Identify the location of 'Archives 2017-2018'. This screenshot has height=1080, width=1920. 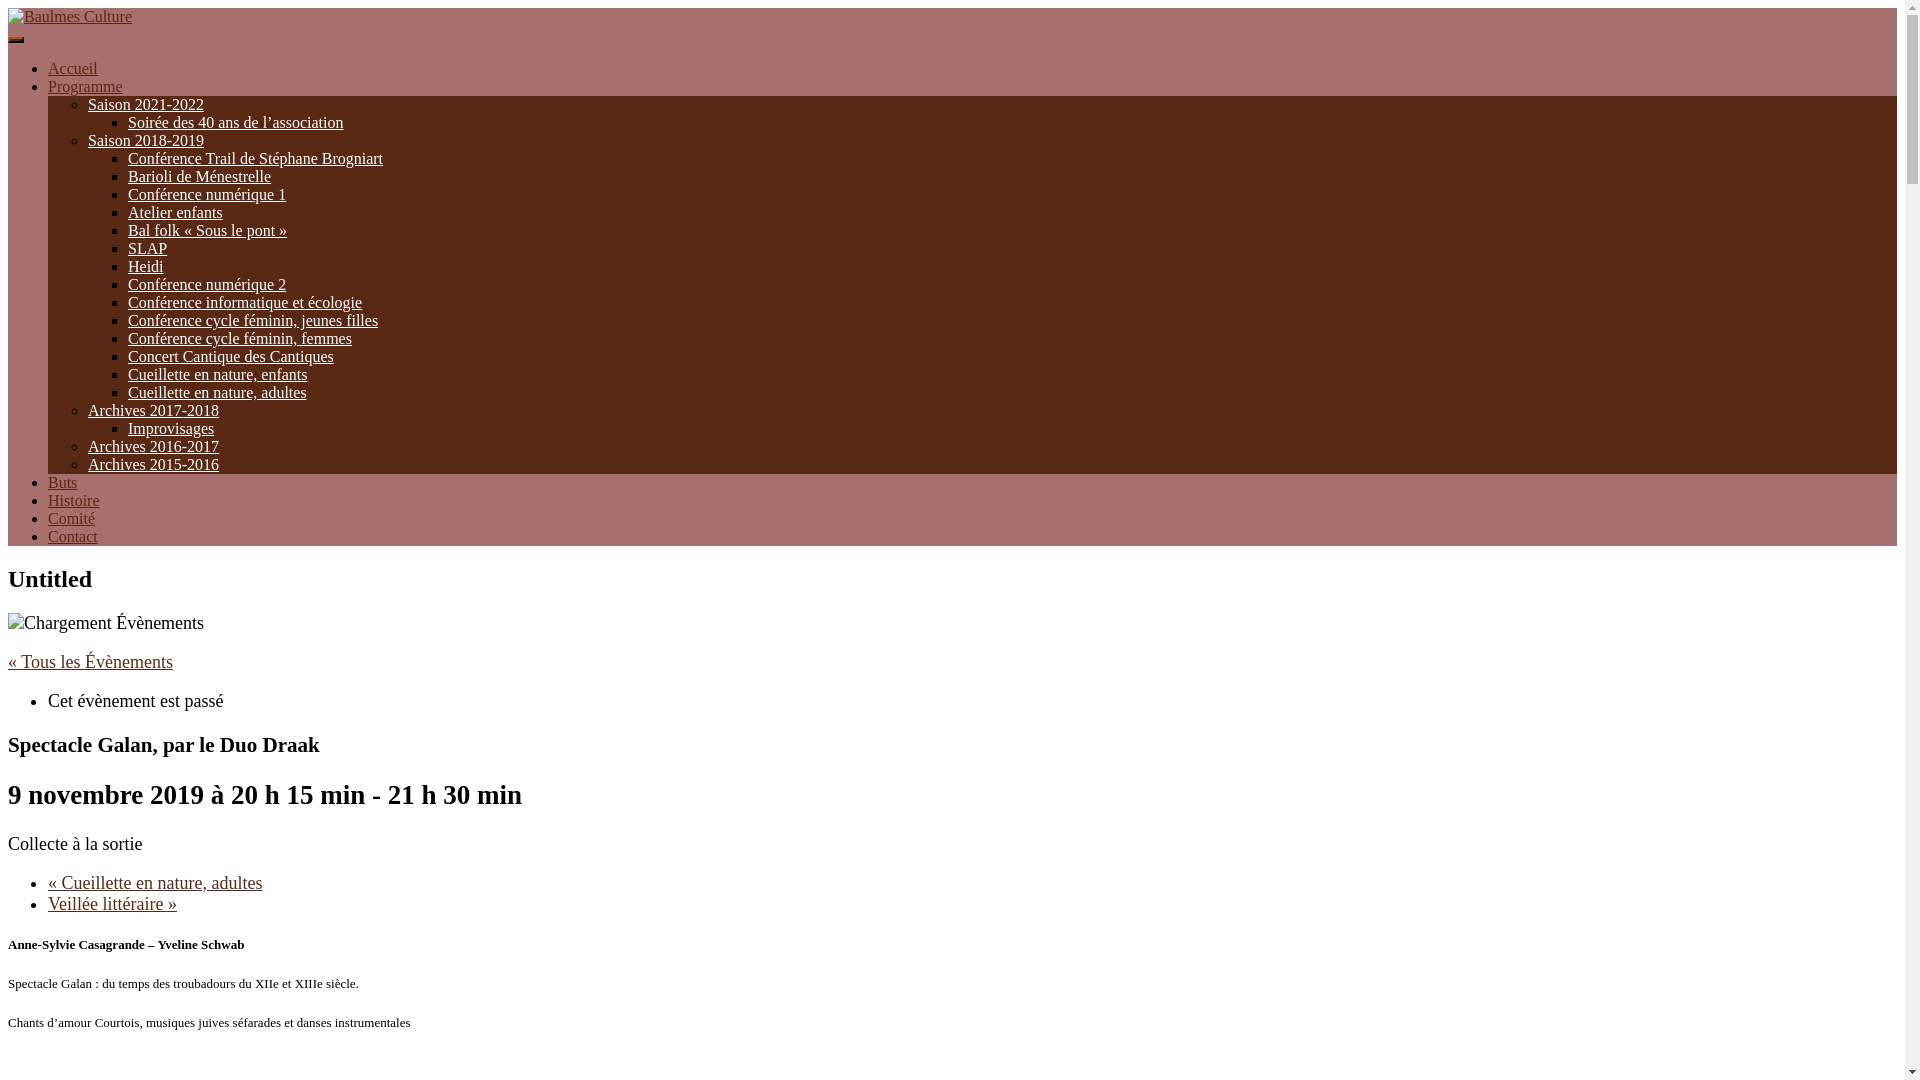
(86, 409).